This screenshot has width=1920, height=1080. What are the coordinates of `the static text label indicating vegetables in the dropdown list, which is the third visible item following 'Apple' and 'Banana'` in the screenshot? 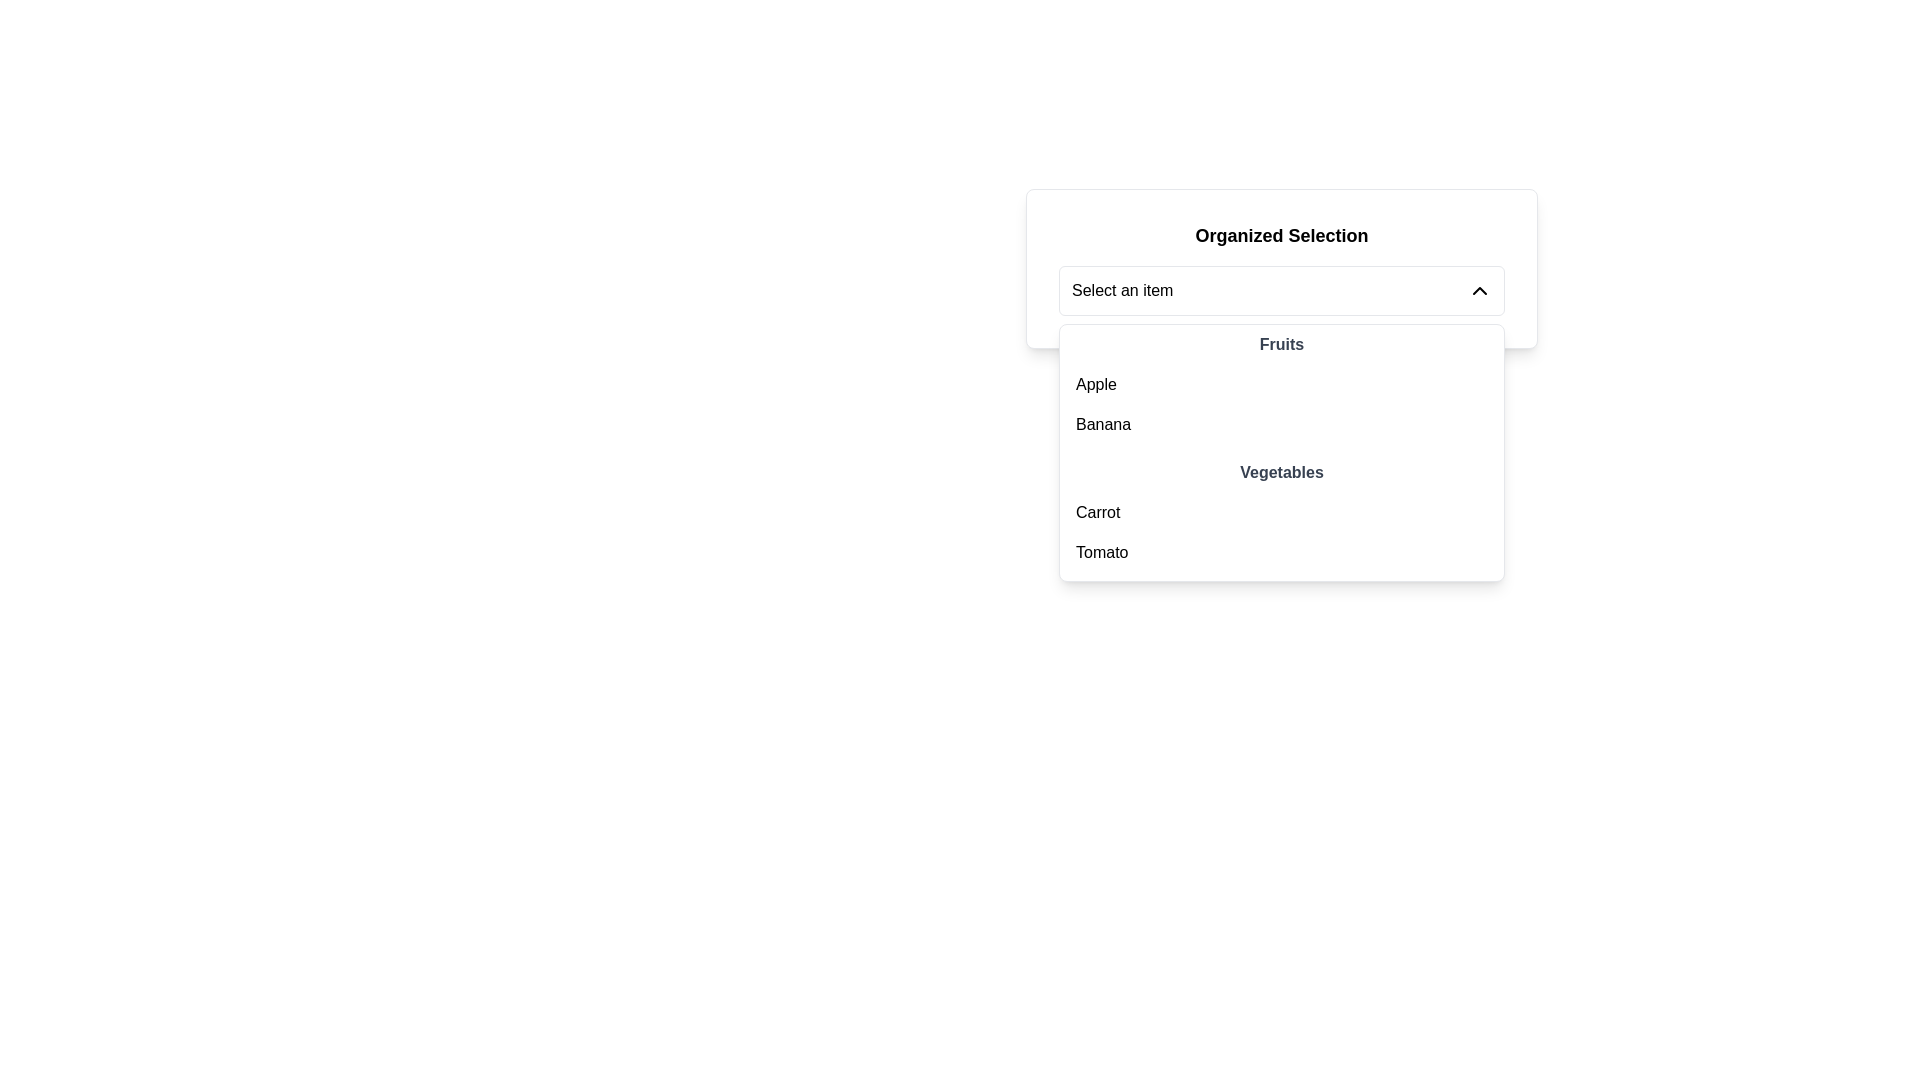 It's located at (1281, 473).